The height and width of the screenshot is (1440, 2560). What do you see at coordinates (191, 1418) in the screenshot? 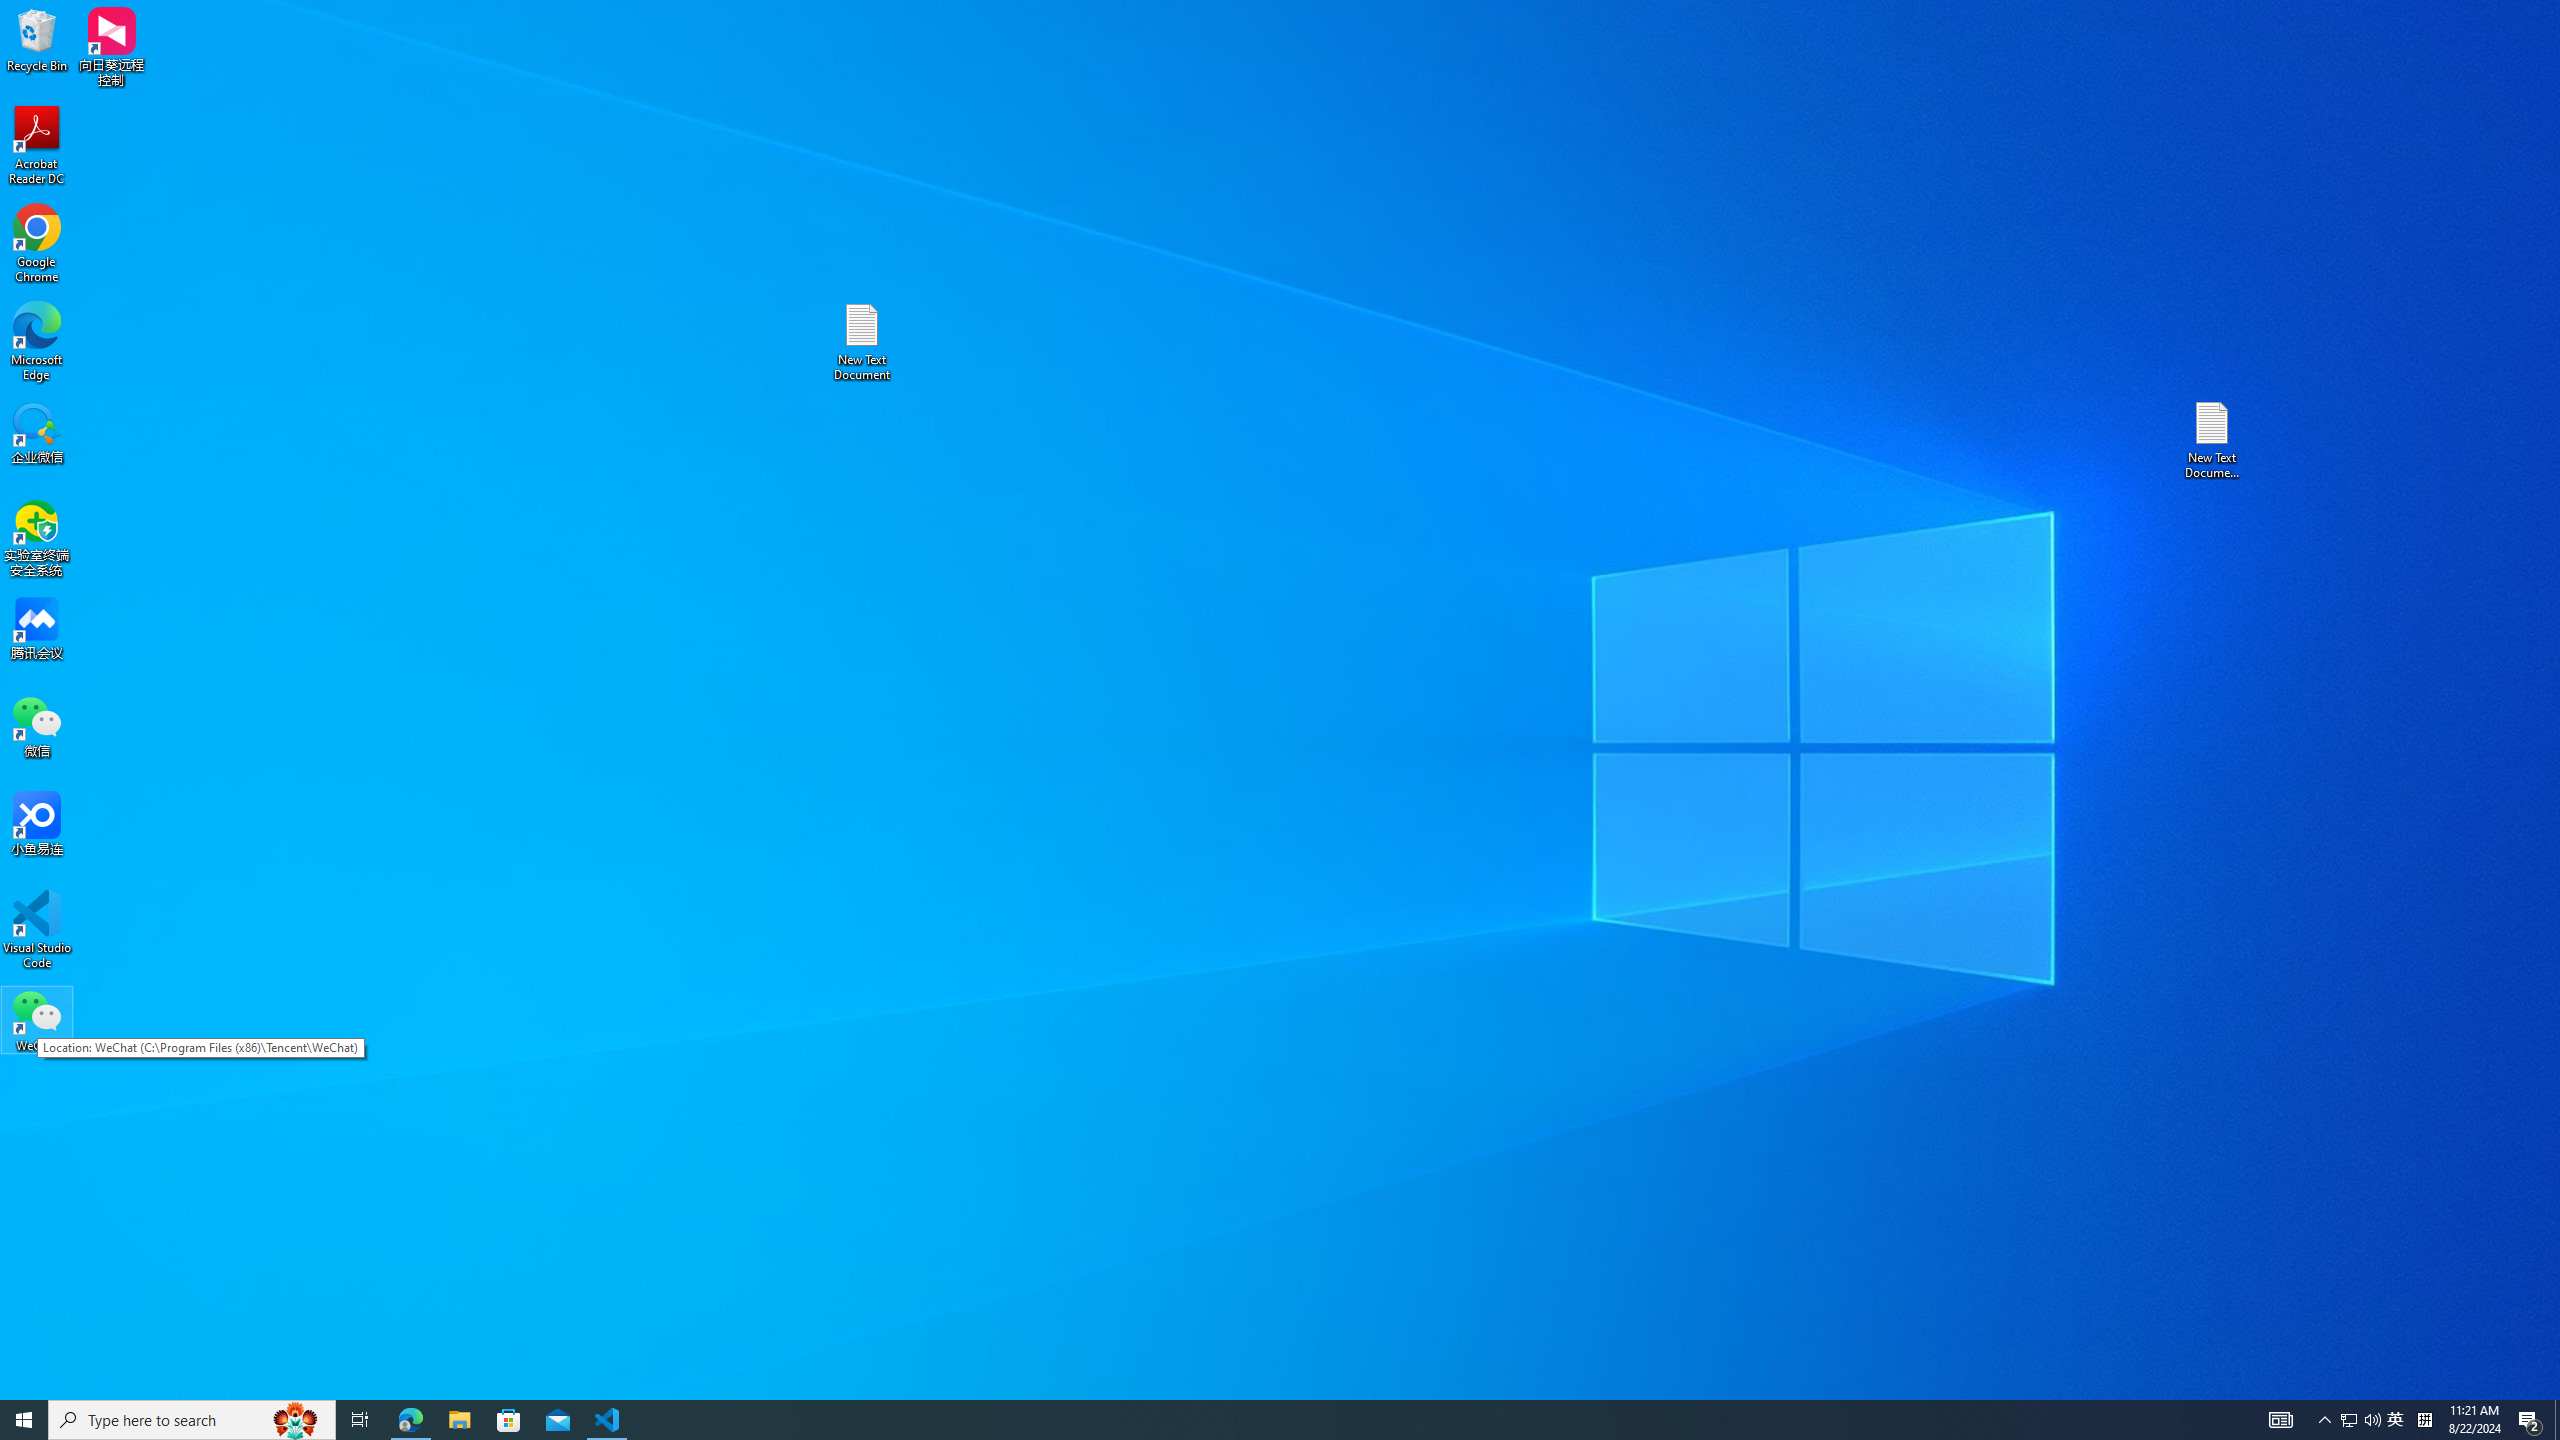
I see `'Type here to search'` at bounding box center [191, 1418].